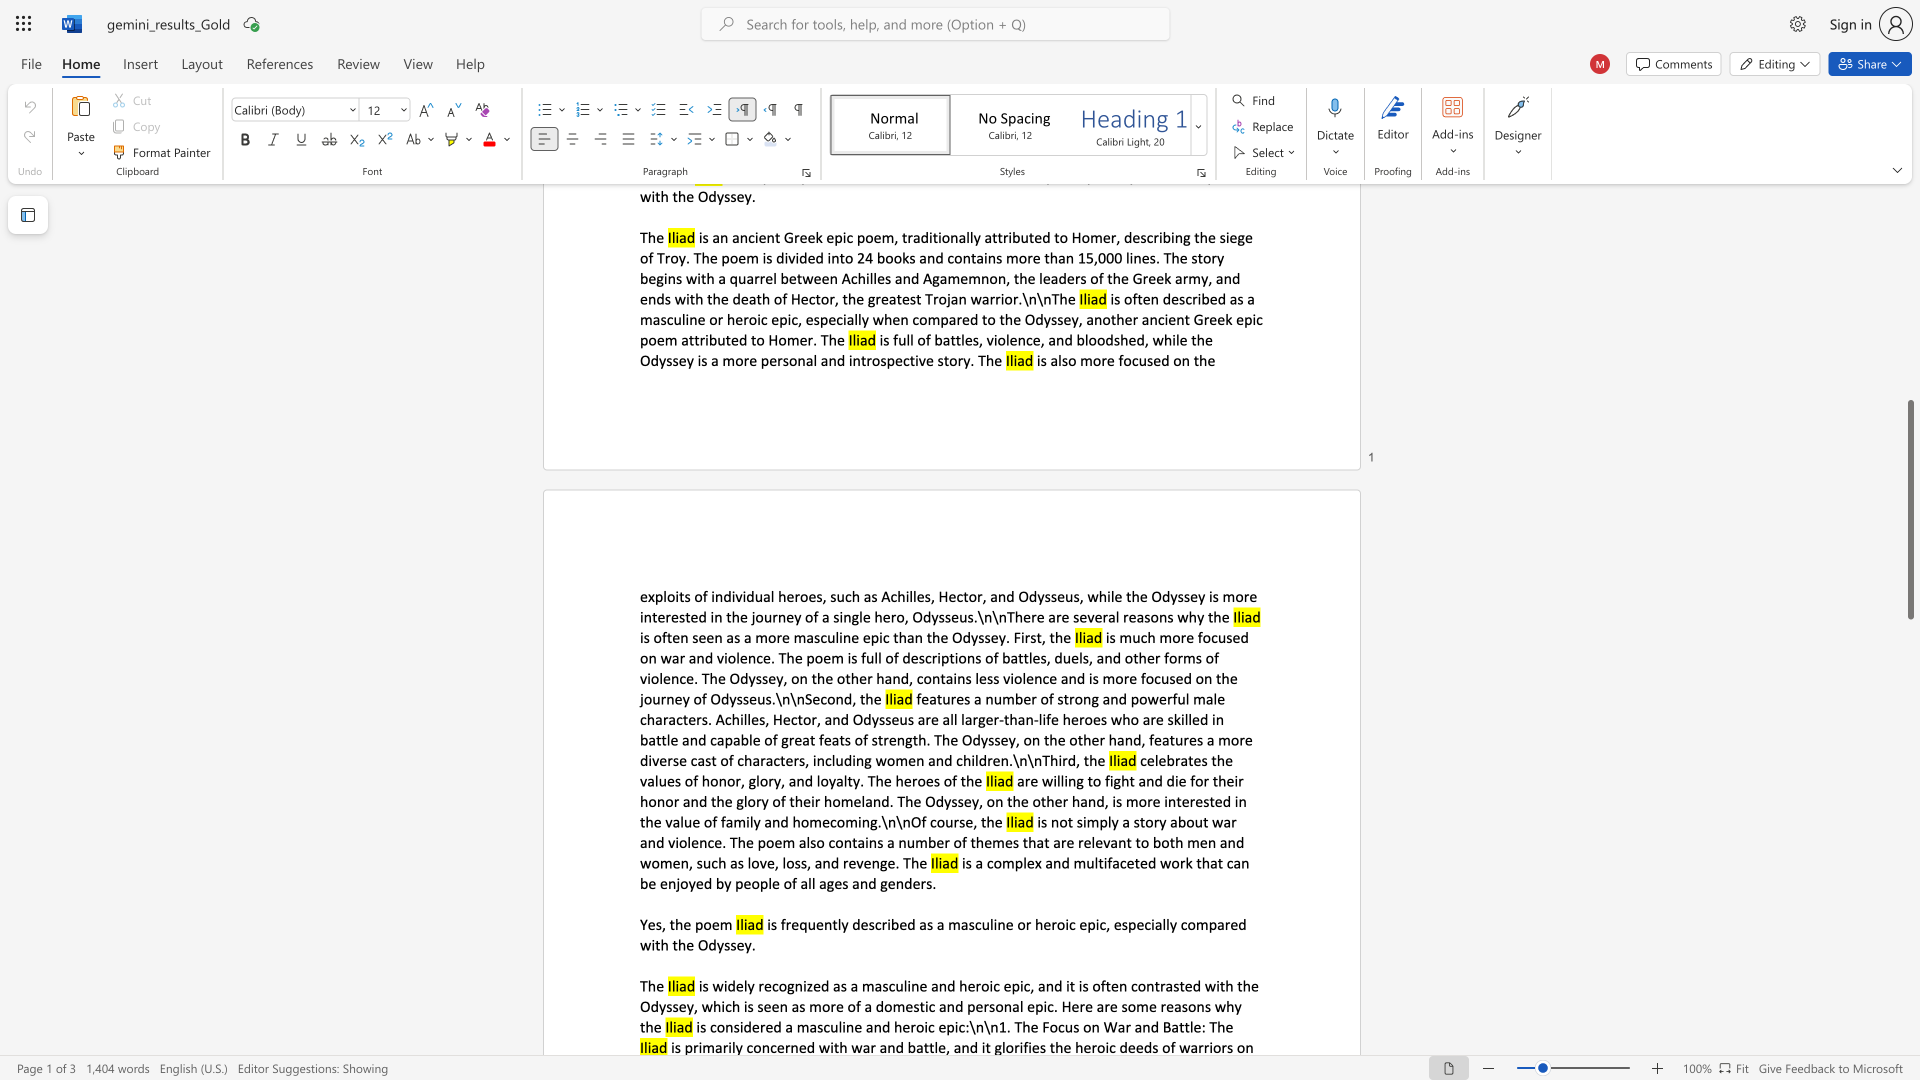 This screenshot has width=1920, height=1080. I want to click on the scrollbar to move the view up, so click(1909, 349).